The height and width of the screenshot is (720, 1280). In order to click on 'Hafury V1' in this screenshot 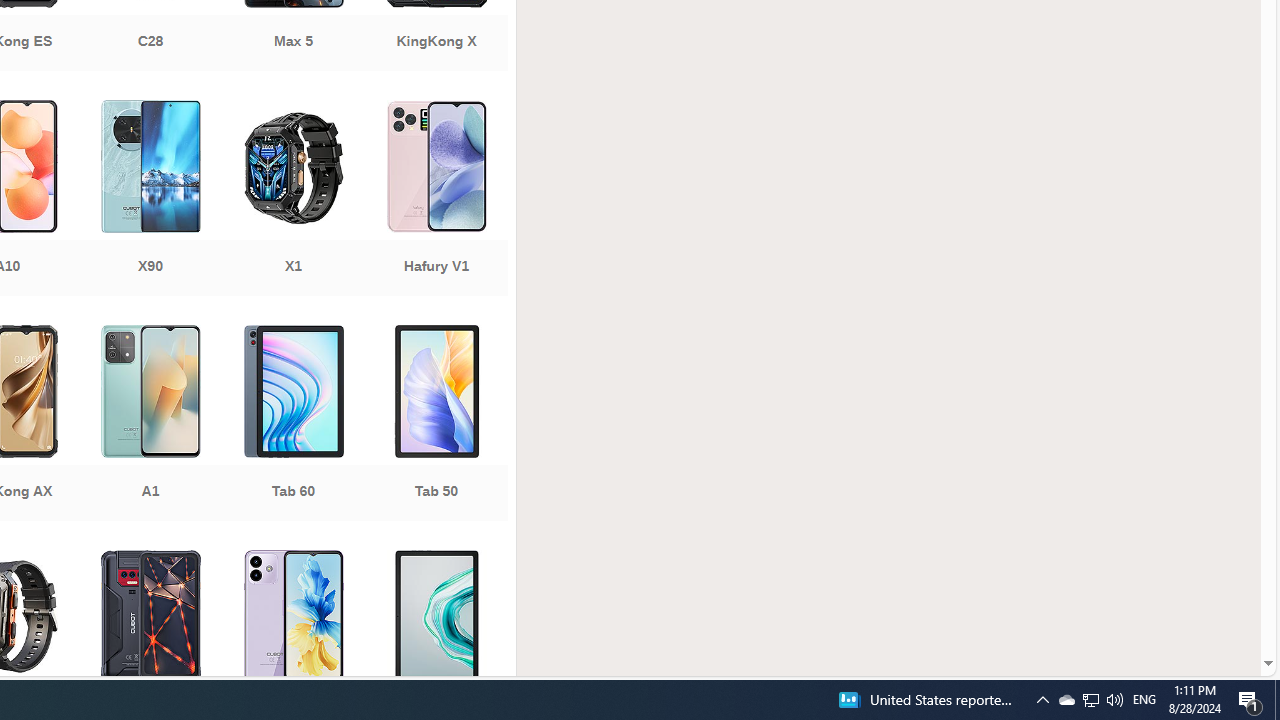, I will do `click(435, 200)`.